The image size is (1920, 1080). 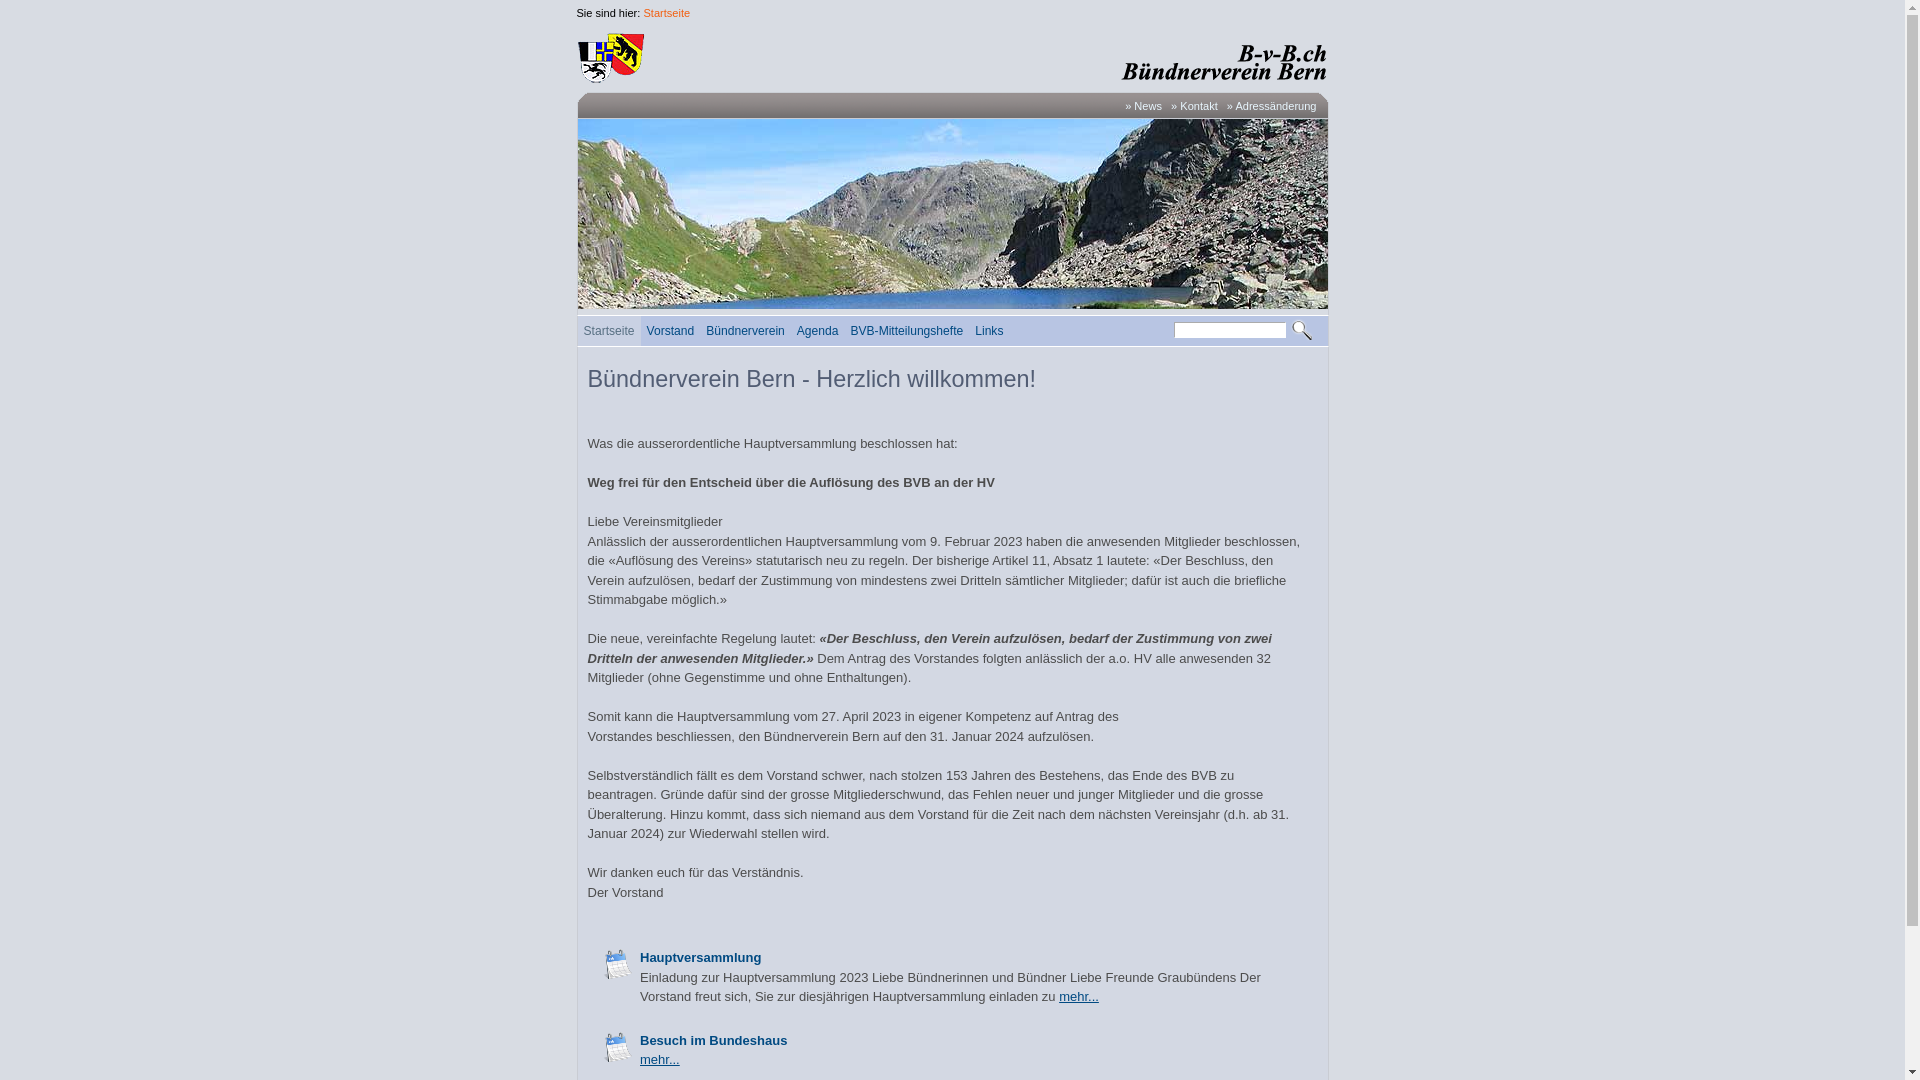 What do you see at coordinates (641, 330) in the screenshot?
I see `'Vorstand'` at bounding box center [641, 330].